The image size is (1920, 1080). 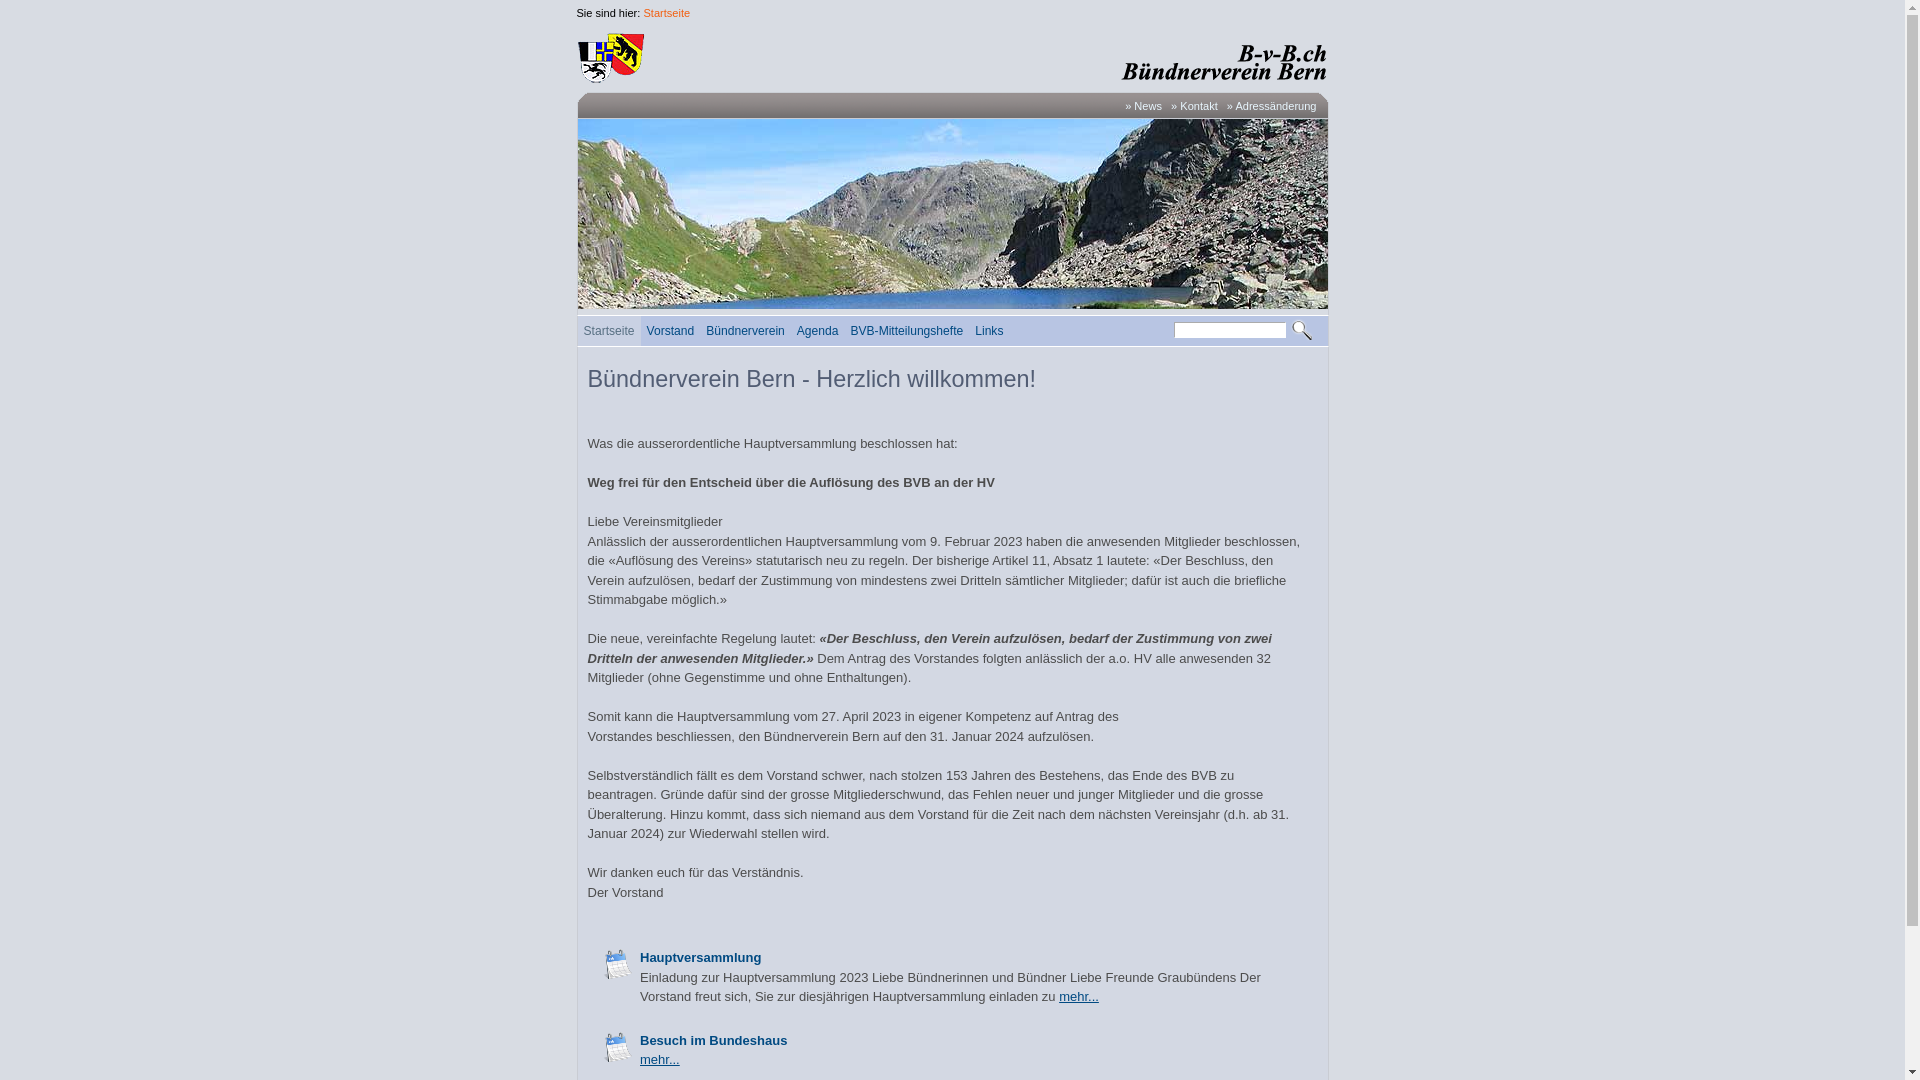 What do you see at coordinates (641, 330) in the screenshot?
I see `'Vorstand'` at bounding box center [641, 330].